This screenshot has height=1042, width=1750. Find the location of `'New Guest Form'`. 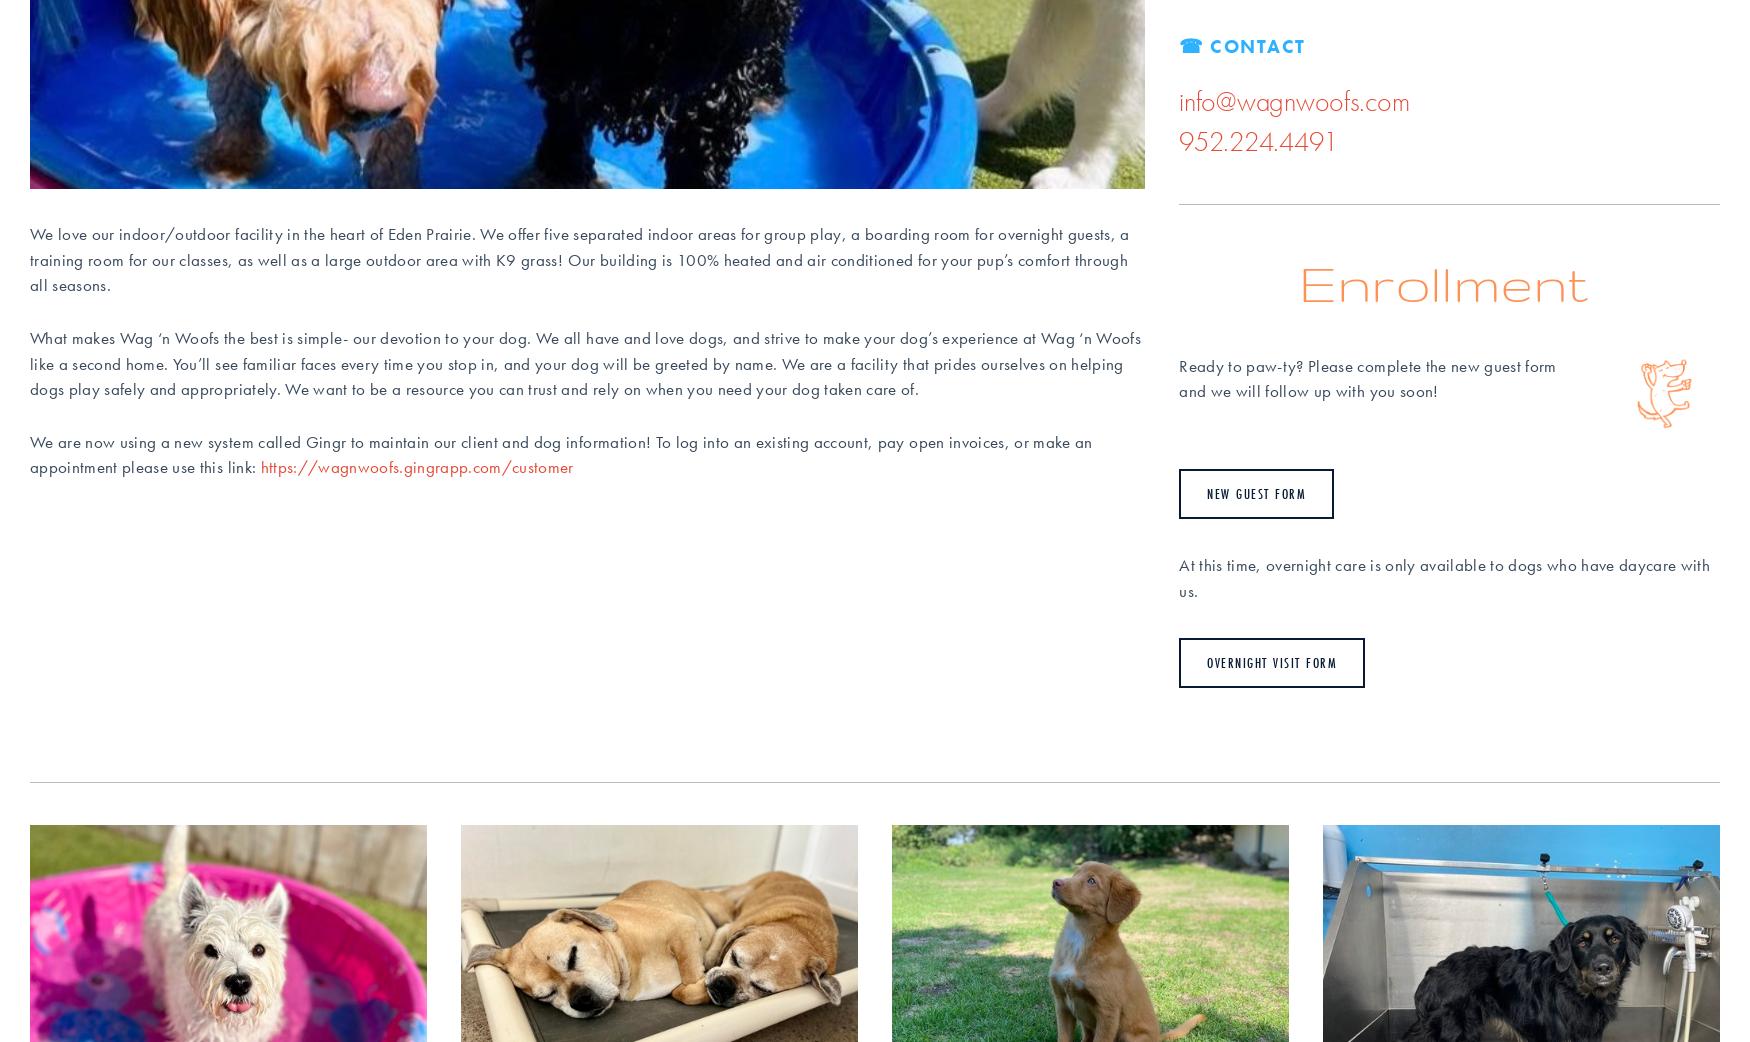

'New Guest Form' is located at coordinates (1255, 494).